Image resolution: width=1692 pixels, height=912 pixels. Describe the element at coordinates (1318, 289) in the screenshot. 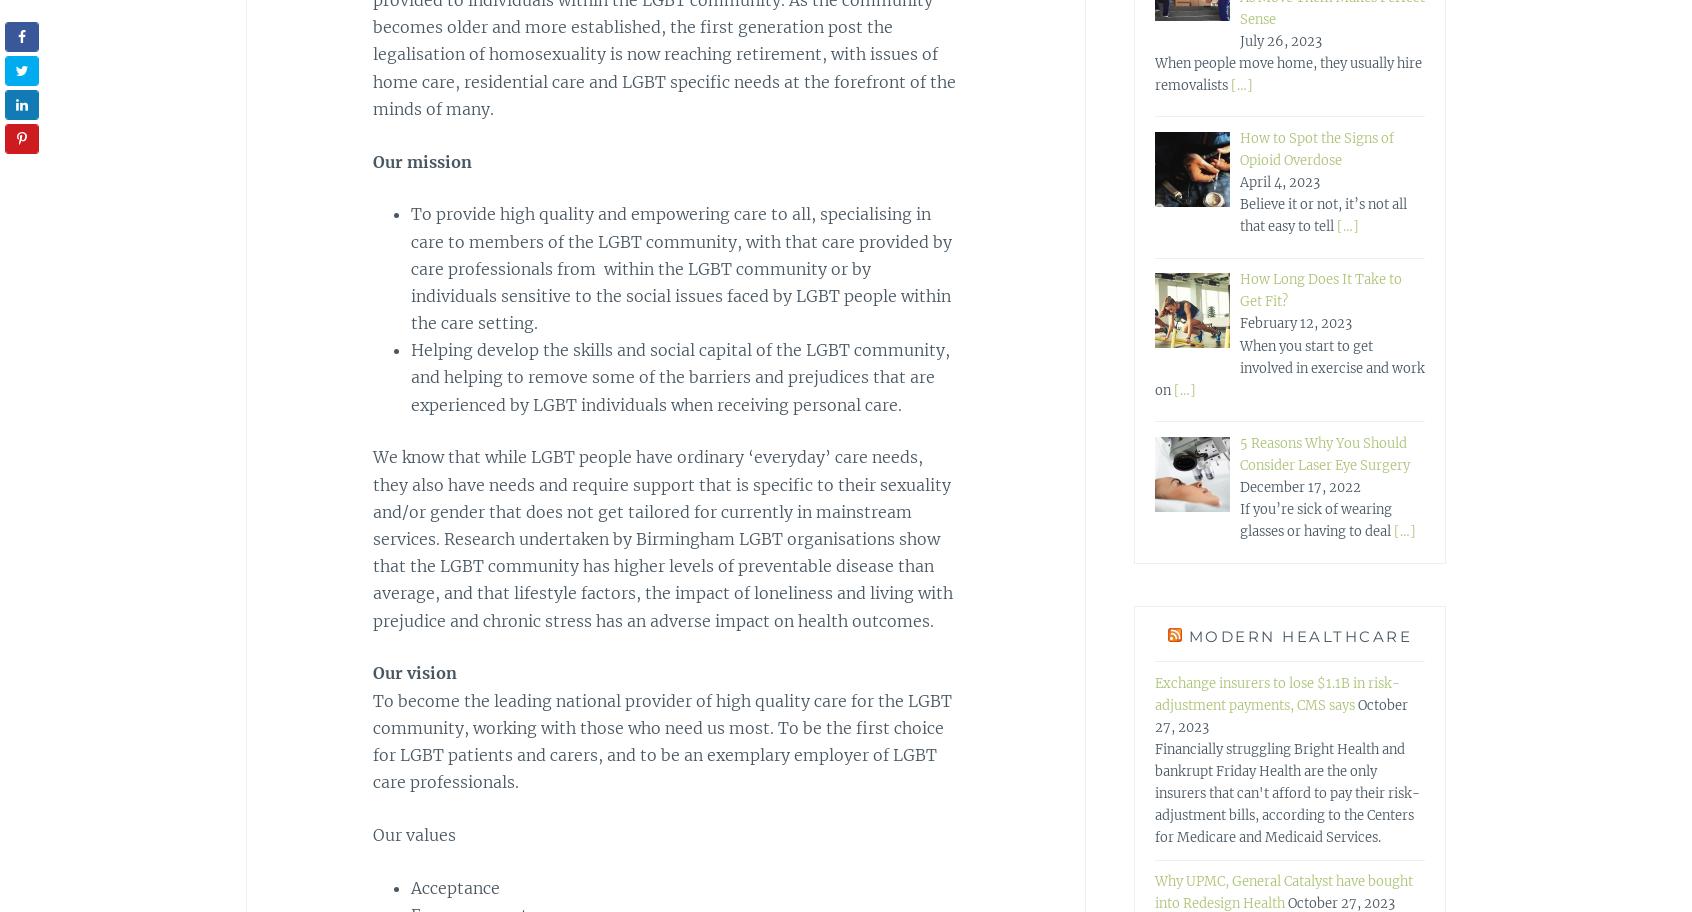

I see `'How Long Does It Take to Get Fit?'` at that location.